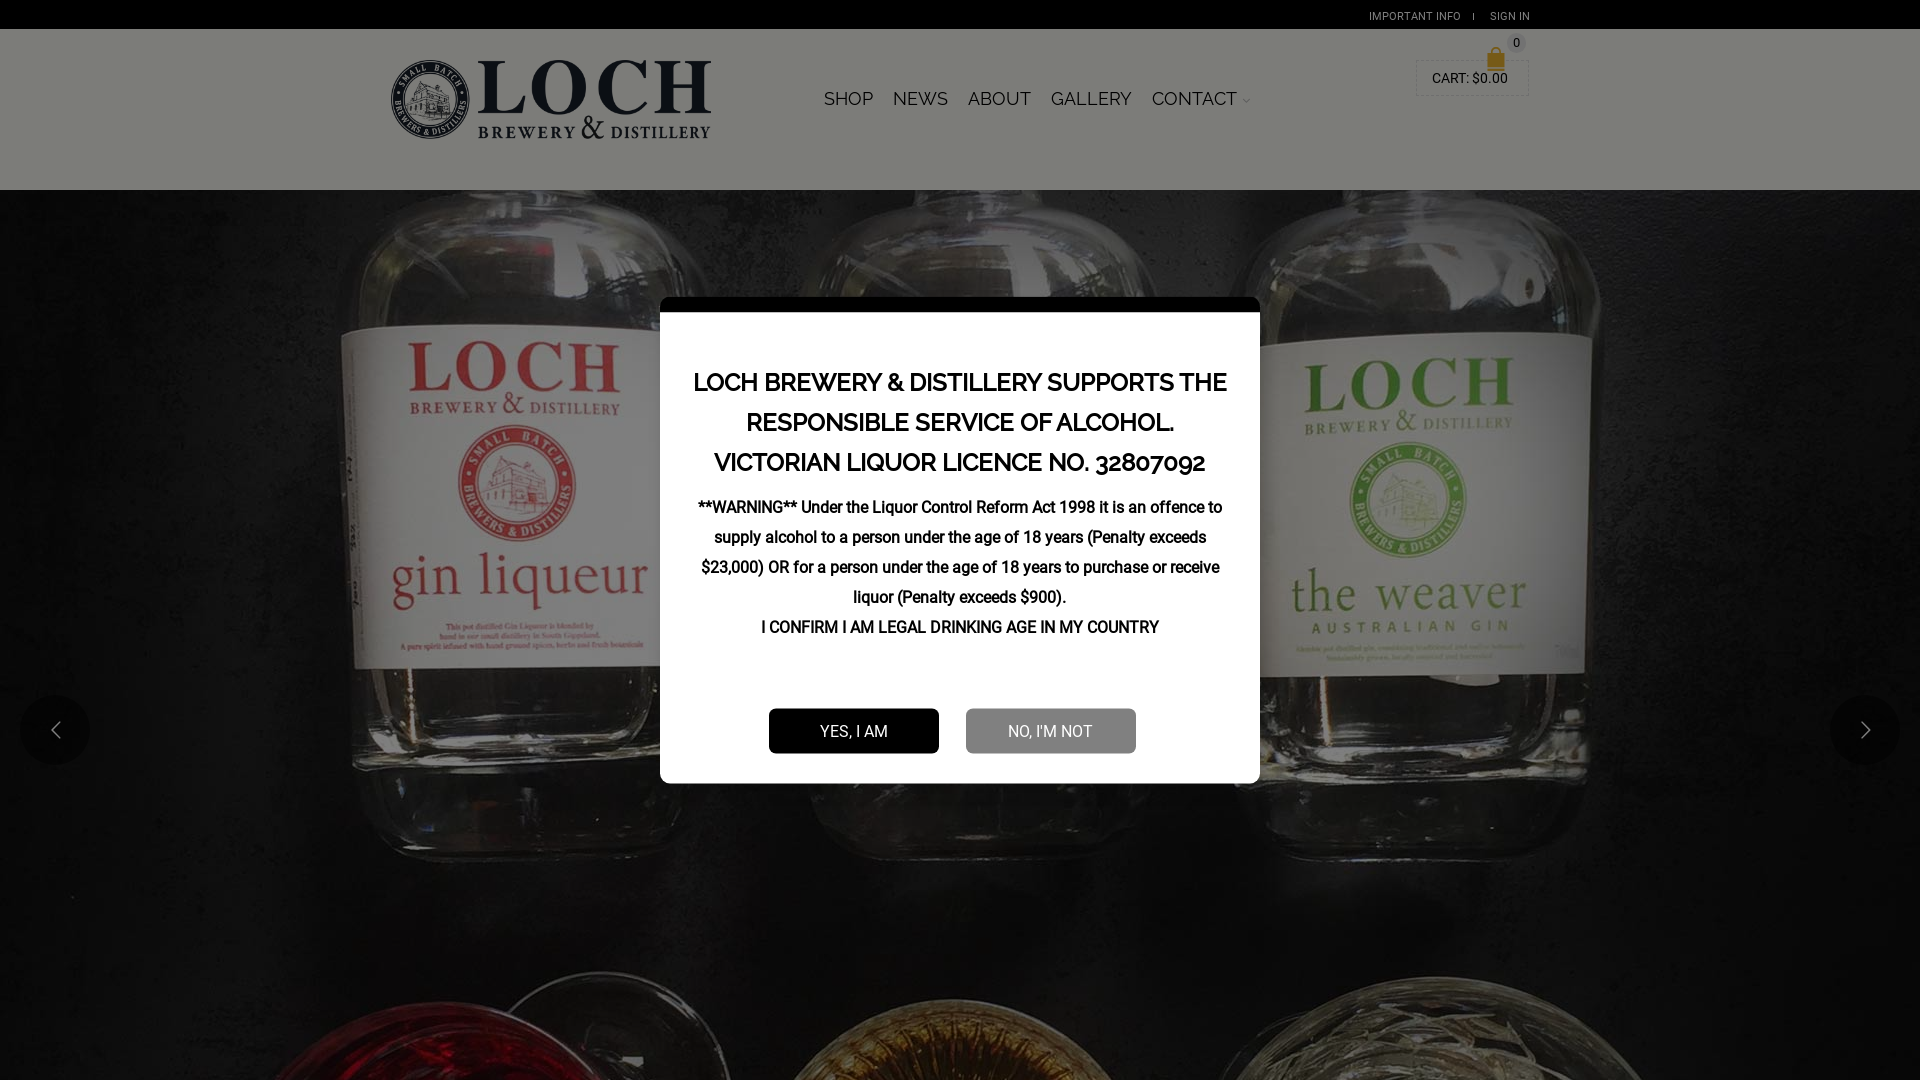 This screenshot has height=1080, width=1920. I want to click on 'GALLERY', so click(1090, 99).